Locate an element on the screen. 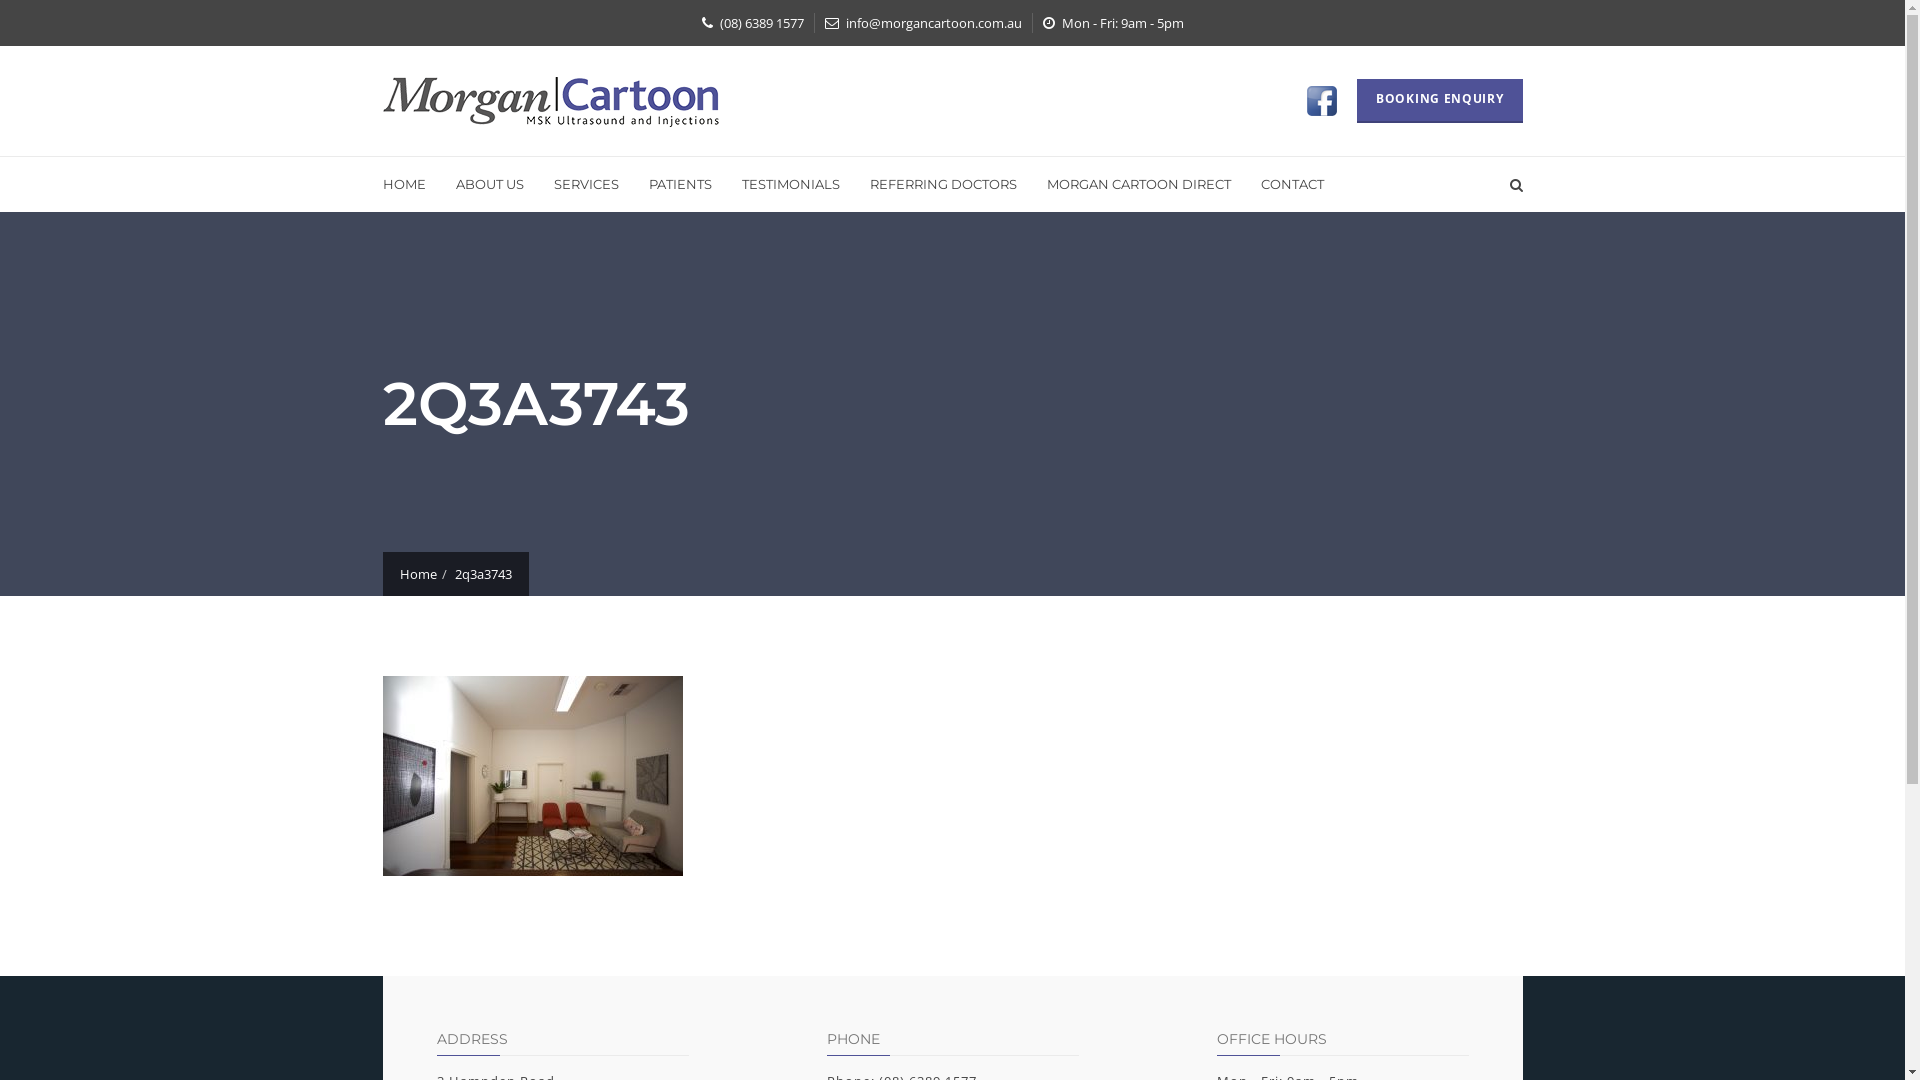 The width and height of the screenshot is (1920, 1080). 'BOOKING ENQUIRY' is located at coordinates (1440, 101).